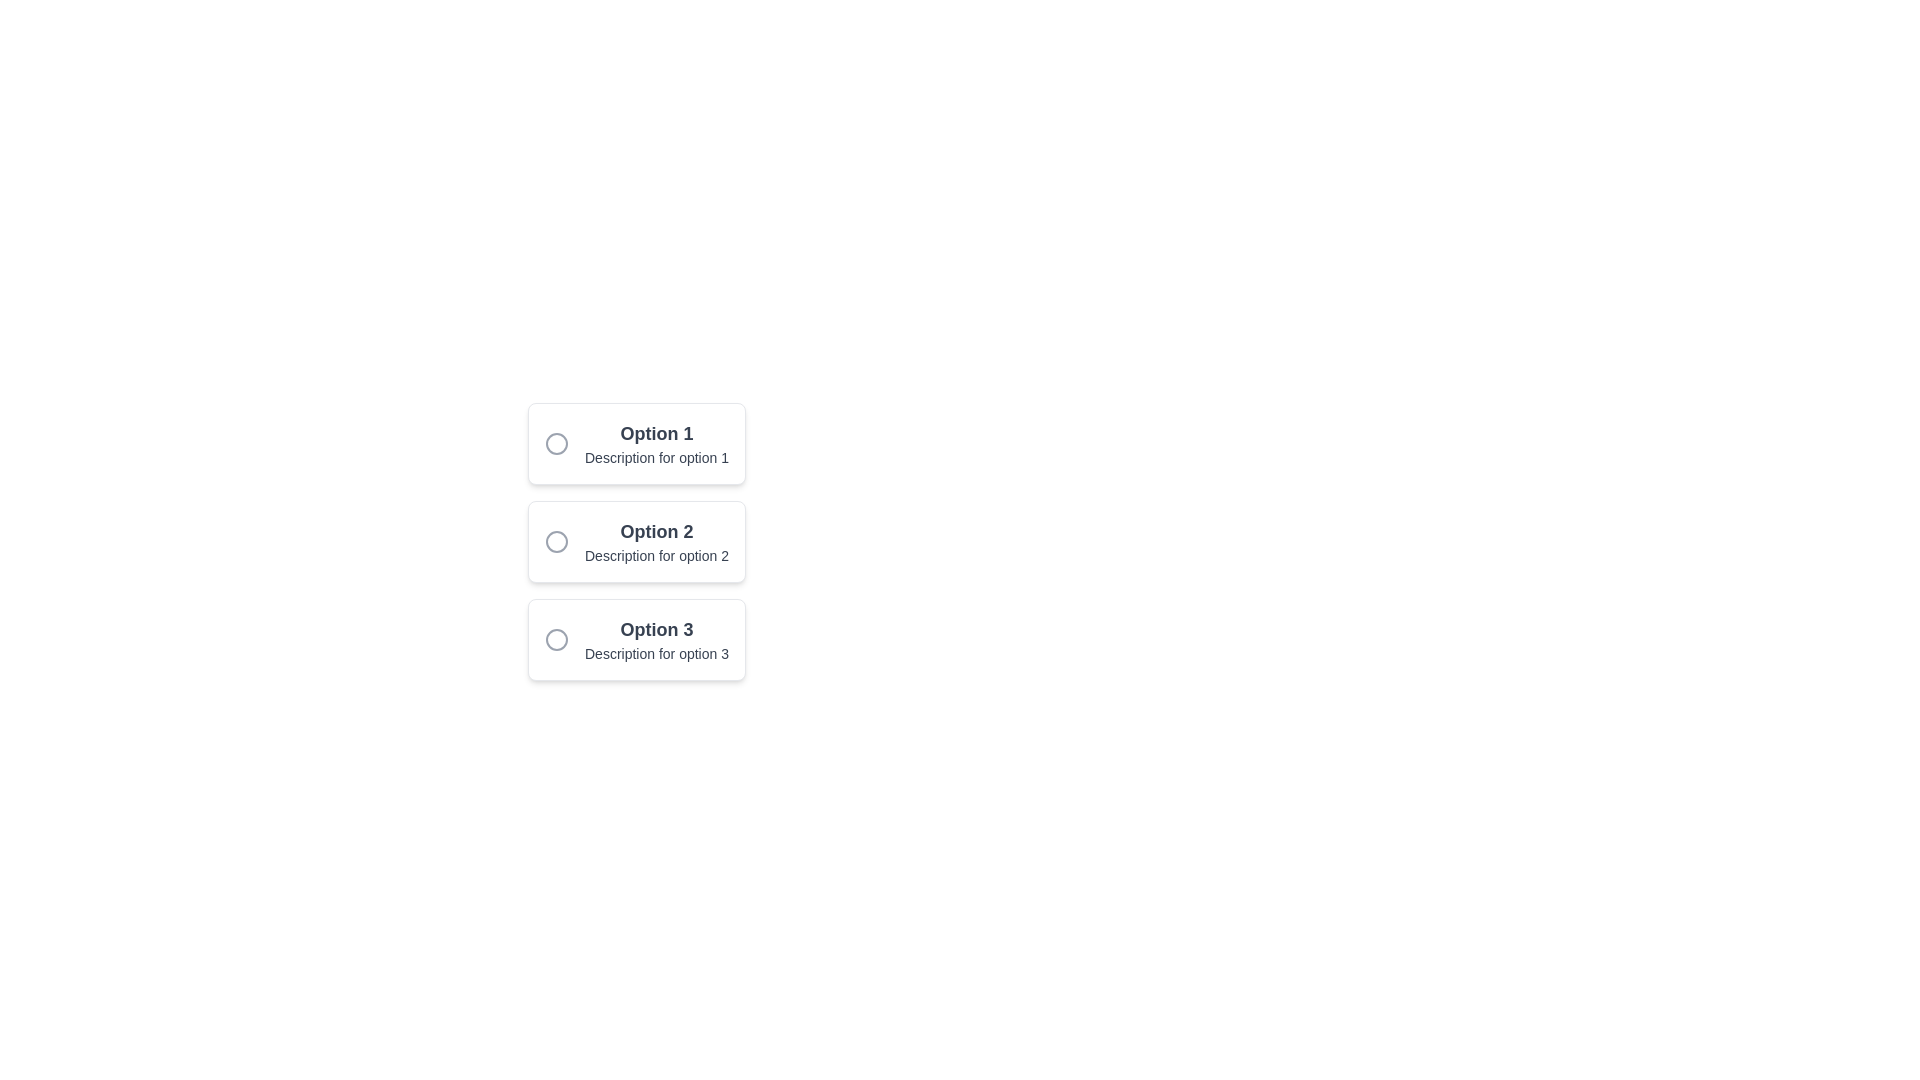 The image size is (1920, 1080). Describe the element at coordinates (556, 442) in the screenshot. I see `the radio button associated with 'Option 1', which is represented by a circular icon with a gray border and hollow center, positioned to the left of the text 'Option 1'` at that location.